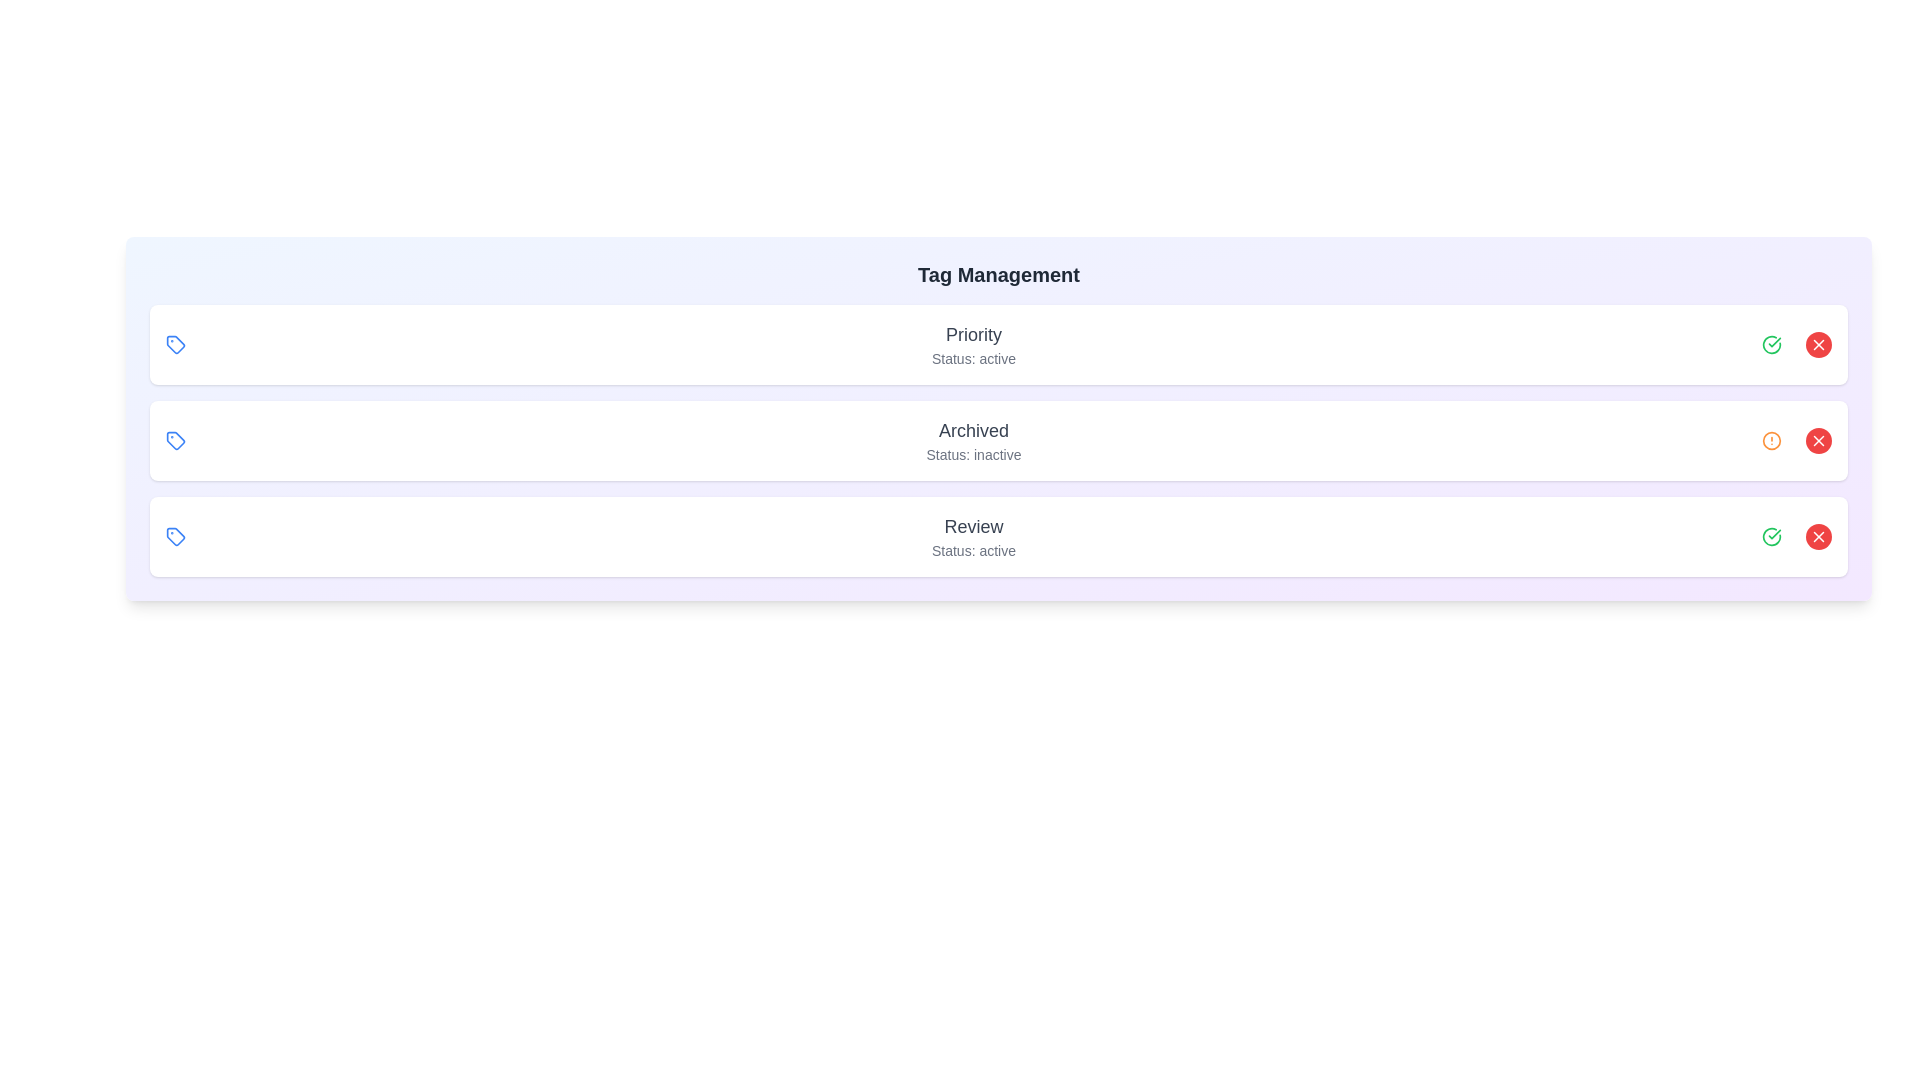 The height and width of the screenshot is (1080, 1920). I want to click on the red 'X' button to remove the tag with name Priority, so click(1819, 343).